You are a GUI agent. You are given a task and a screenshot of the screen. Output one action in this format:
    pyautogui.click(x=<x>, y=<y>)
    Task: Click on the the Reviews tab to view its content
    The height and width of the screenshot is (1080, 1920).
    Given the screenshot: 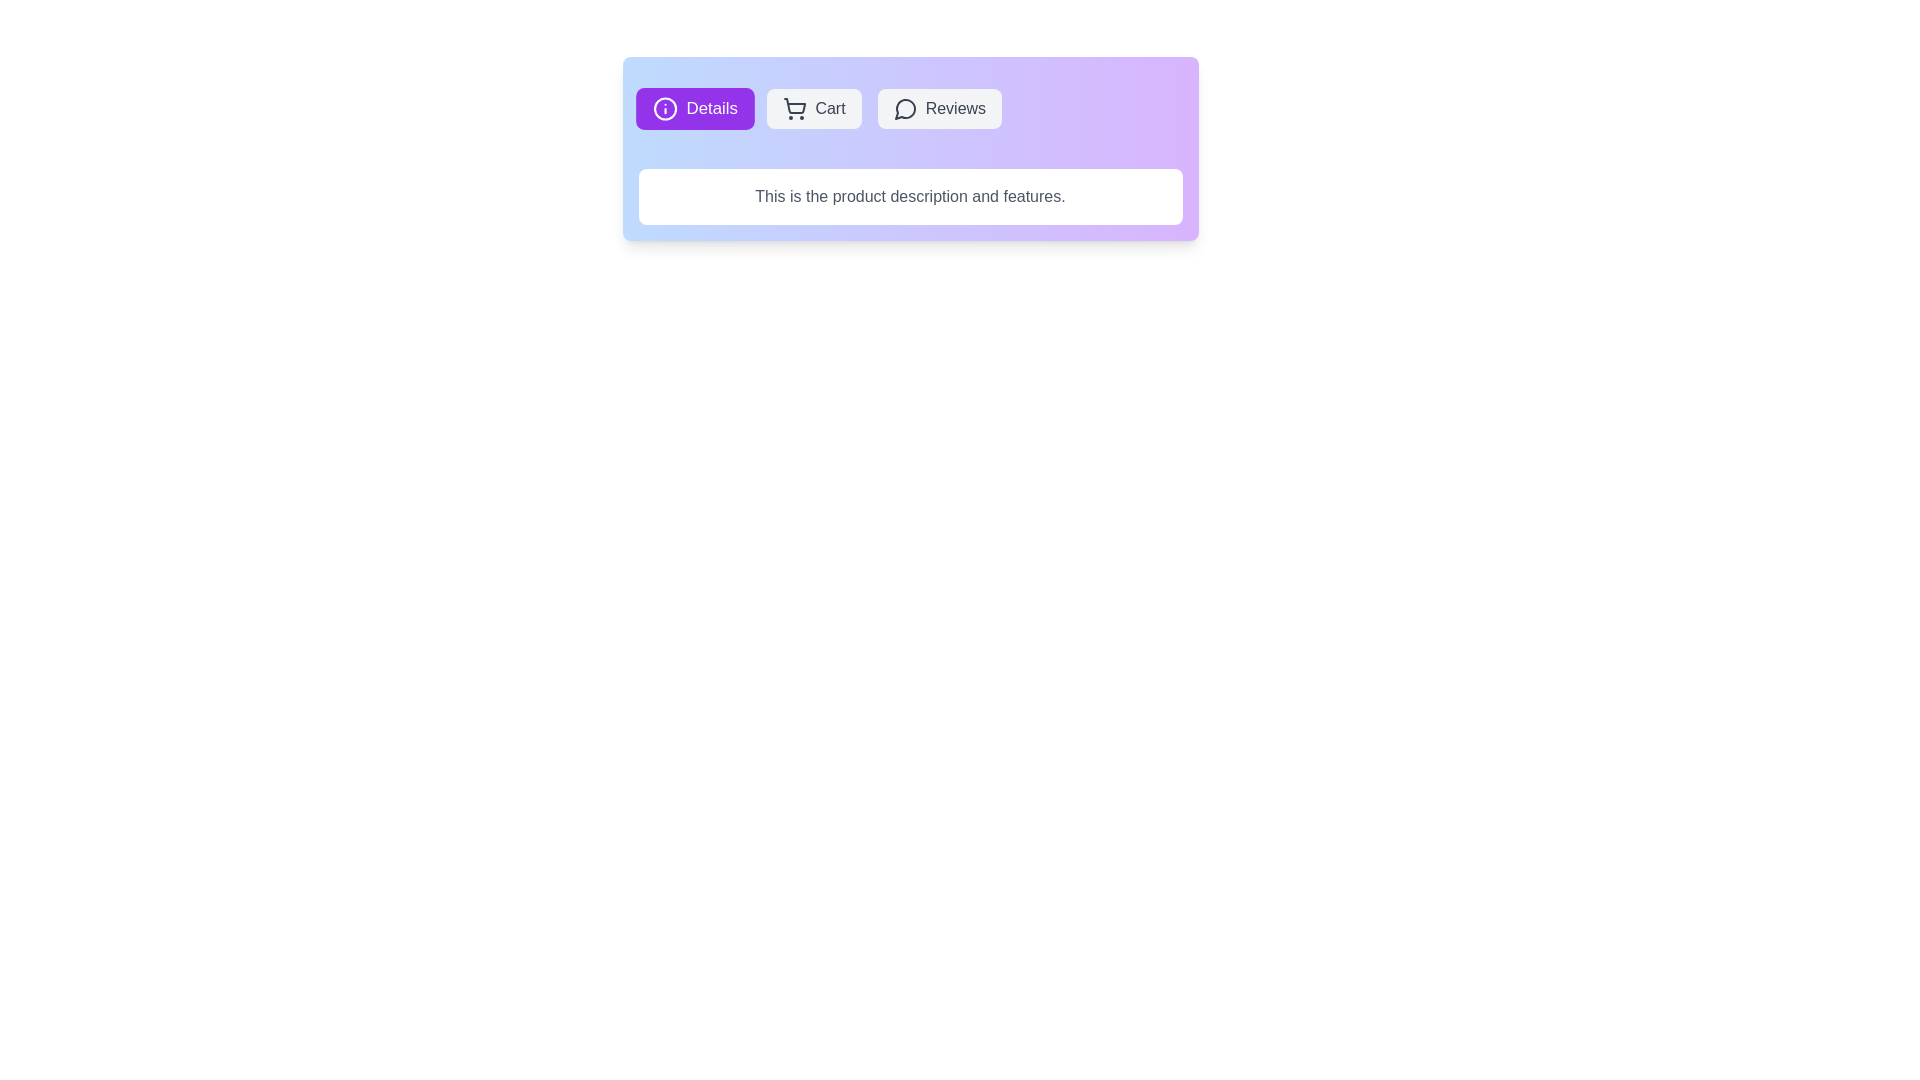 What is the action you would take?
    pyautogui.click(x=938, y=108)
    